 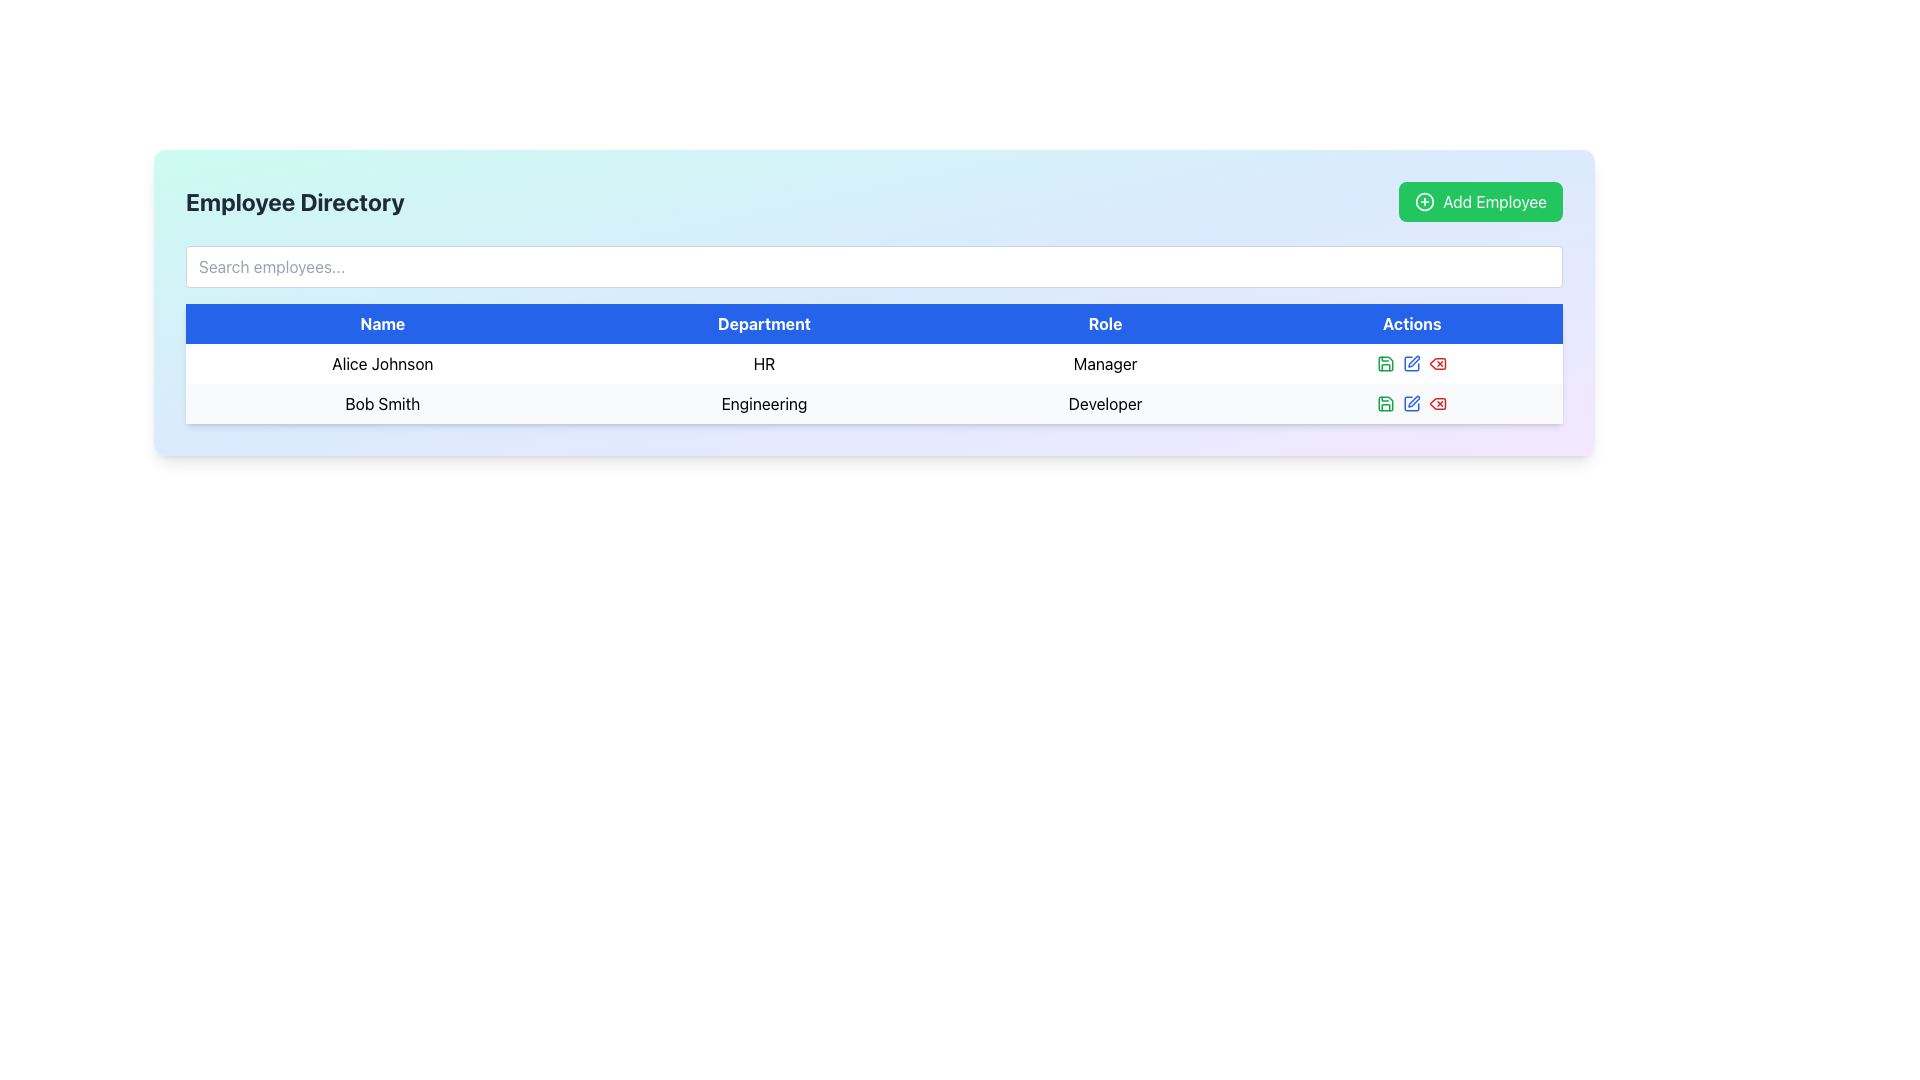 What do you see at coordinates (763, 323) in the screenshot?
I see `the 'Department' Table Header, which is the second header label in a row of four headers, positioned between 'Name' and 'Role'` at bounding box center [763, 323].